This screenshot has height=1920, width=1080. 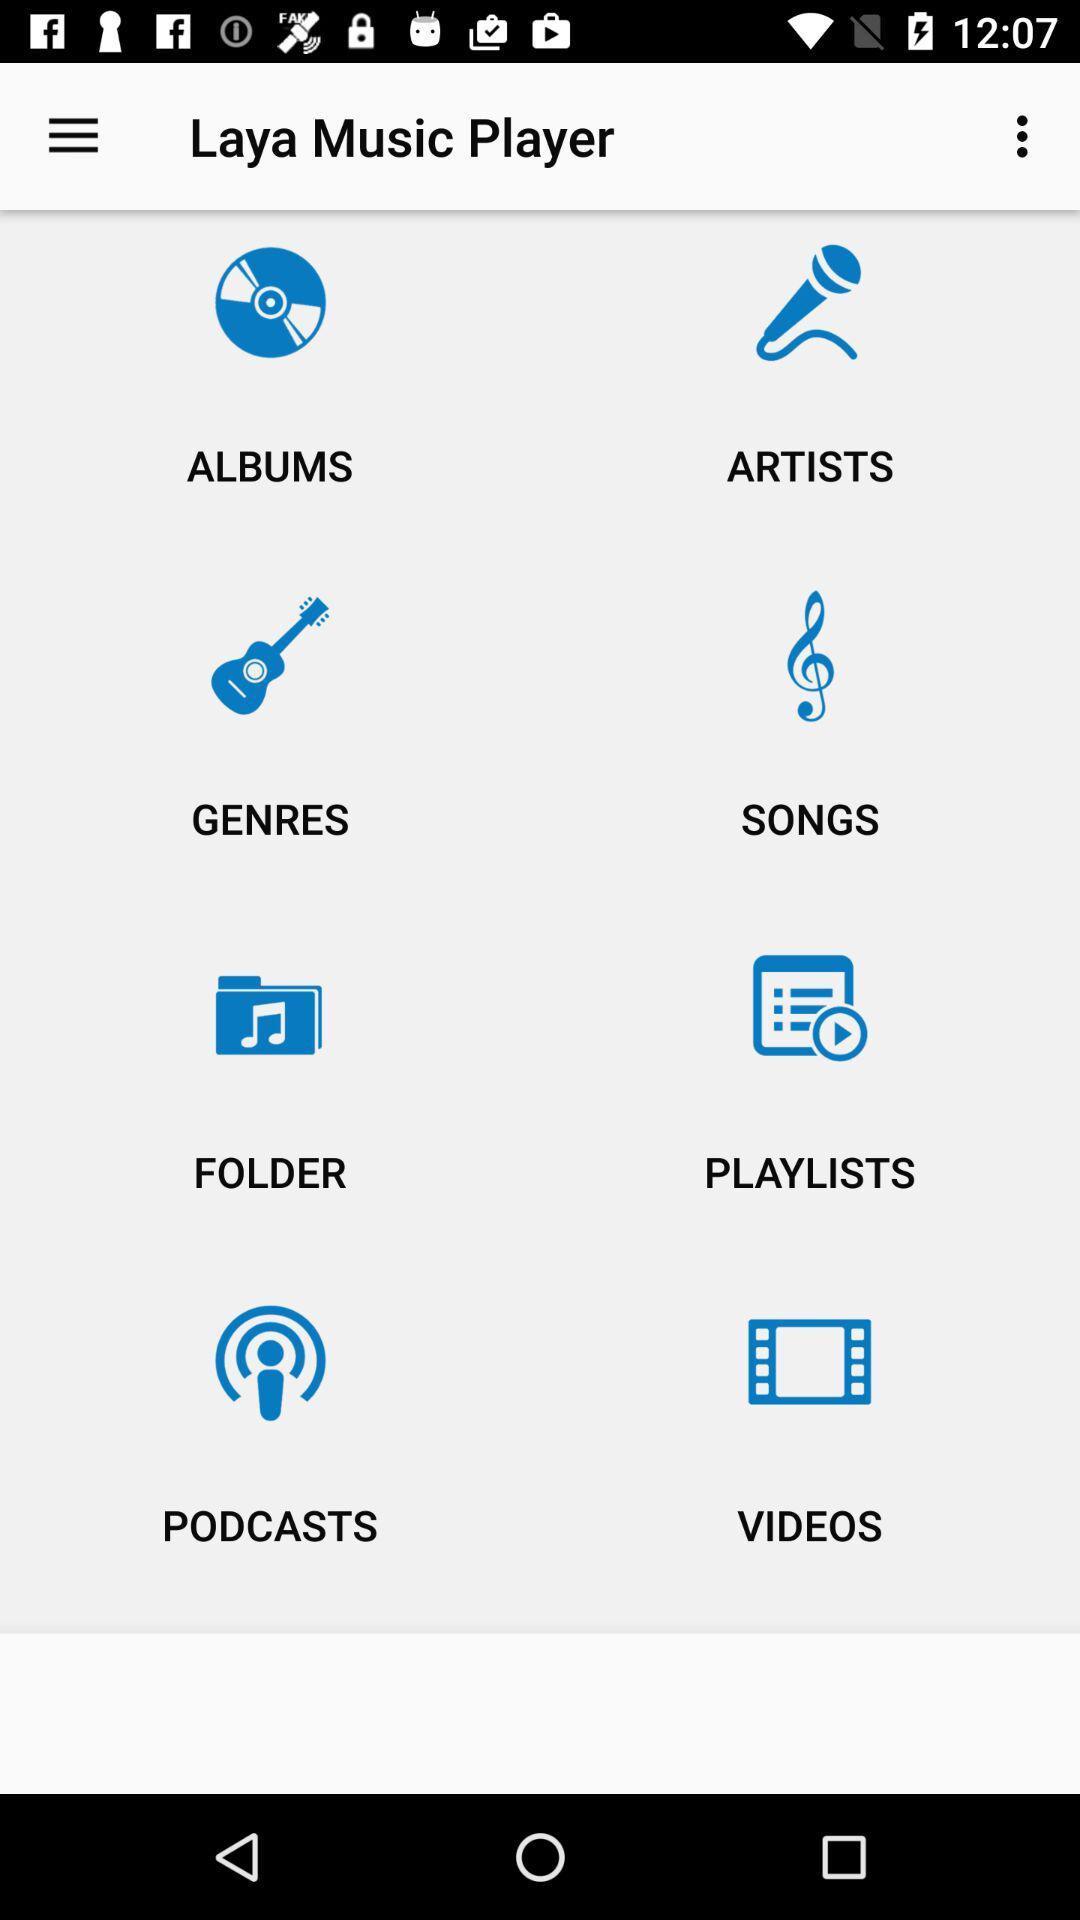 What do you see at coordinates (270, 1451) in the screenshot?
I see `the item next to playlists icon` at bounding box center [270, 1451].